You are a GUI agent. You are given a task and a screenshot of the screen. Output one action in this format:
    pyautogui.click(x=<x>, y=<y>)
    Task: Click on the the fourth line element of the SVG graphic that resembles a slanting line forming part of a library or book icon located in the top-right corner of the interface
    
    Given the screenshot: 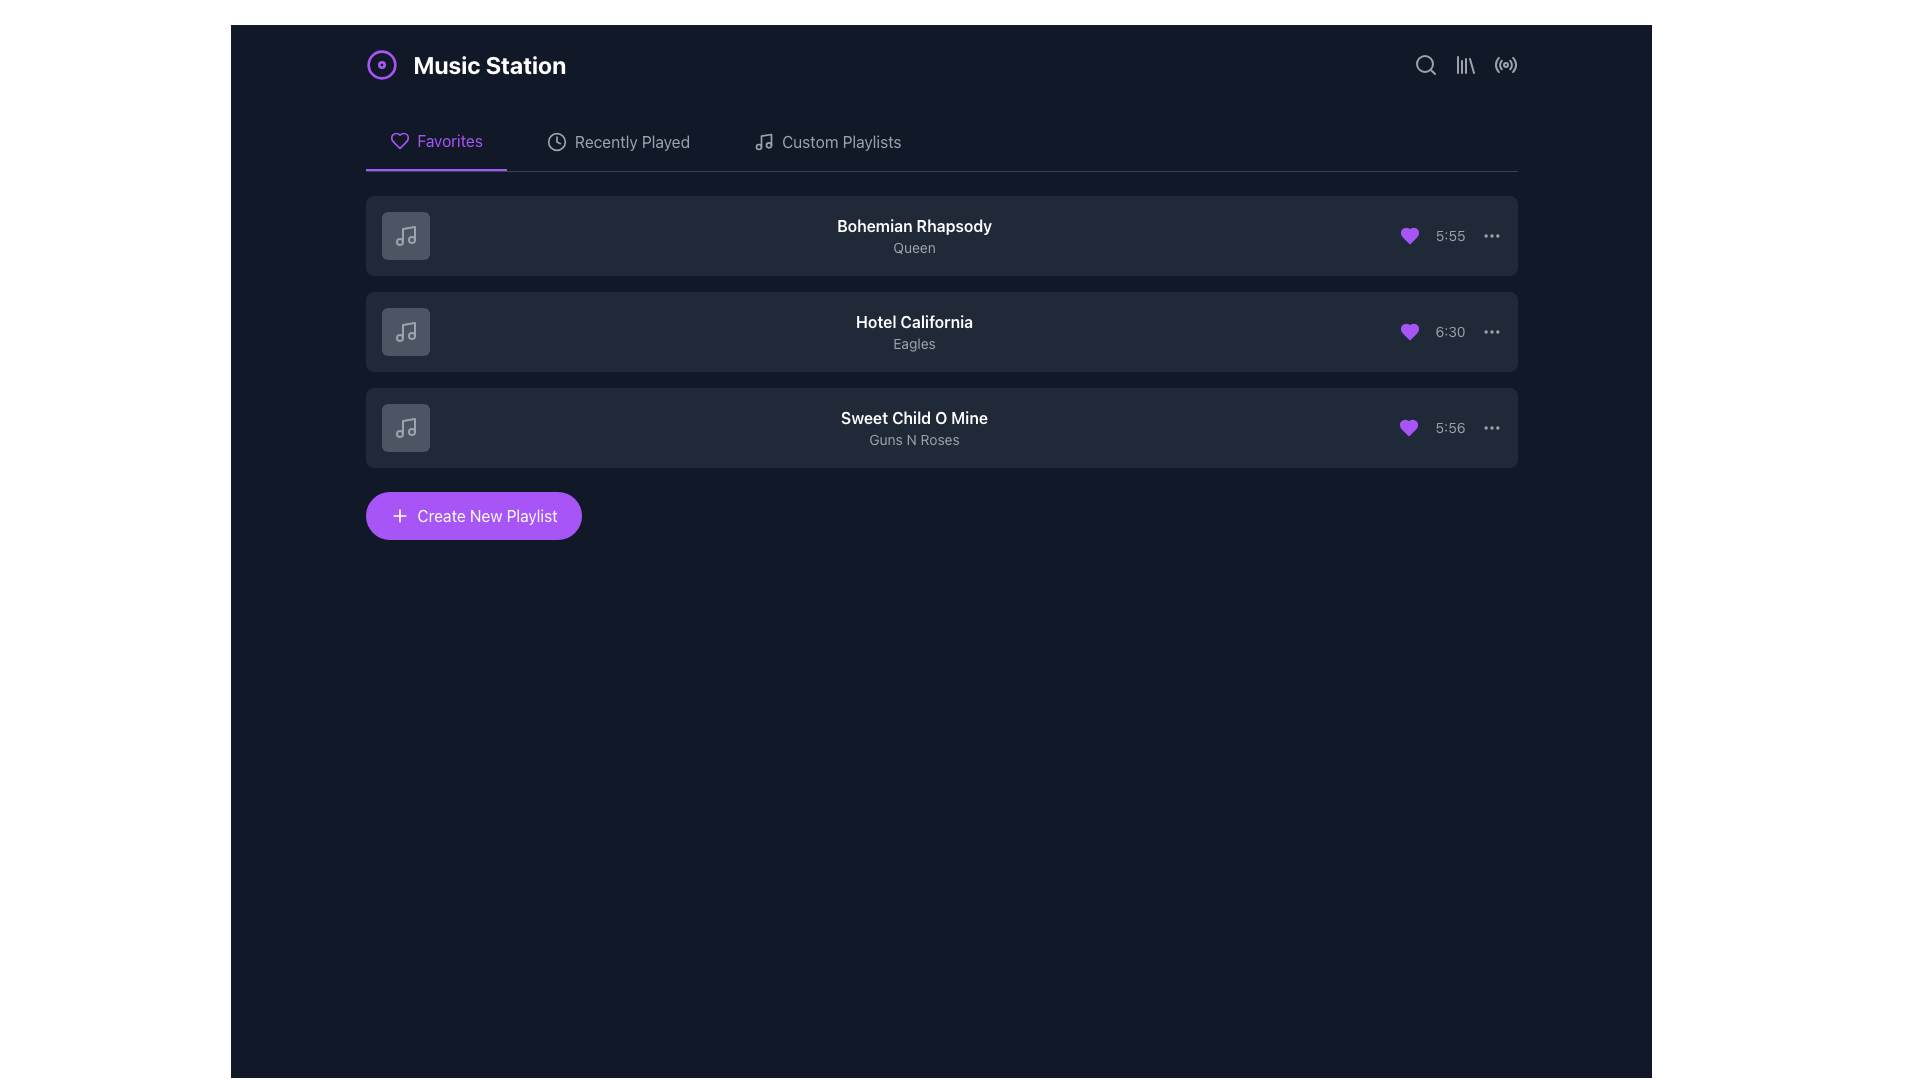 What is the action you would take?
    pyautogui.click(x=1471, y=64)
    